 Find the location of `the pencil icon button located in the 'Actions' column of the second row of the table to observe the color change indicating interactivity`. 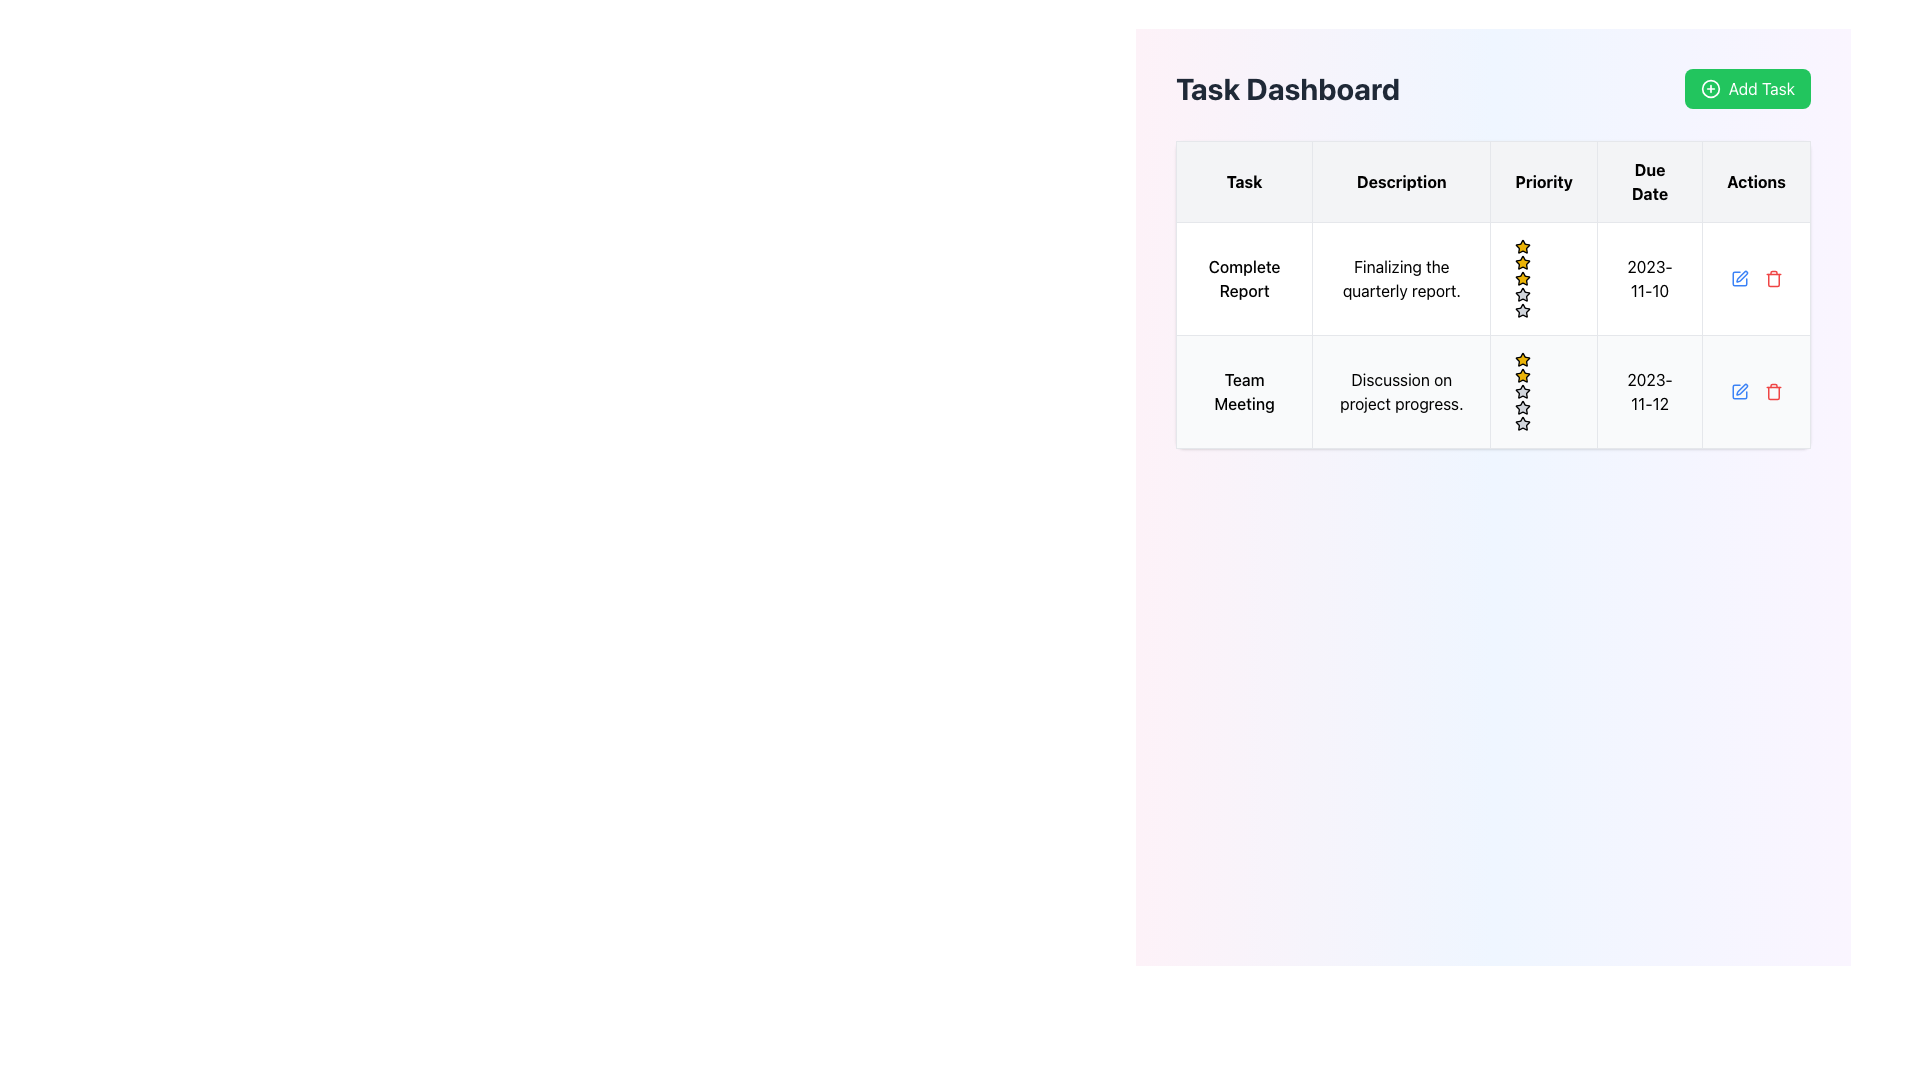

the pencil icon button located in the 'Actions' column of the second row of the table to observe the color change indicating interactivity is located at coordinates (1738, 278).